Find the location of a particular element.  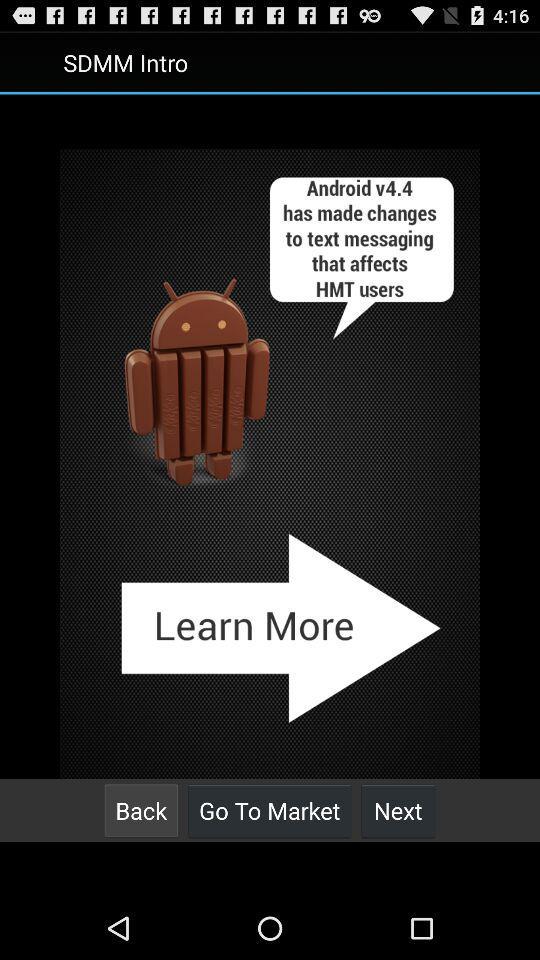

next at the bottom right corner is located at coordinates (398, 810).